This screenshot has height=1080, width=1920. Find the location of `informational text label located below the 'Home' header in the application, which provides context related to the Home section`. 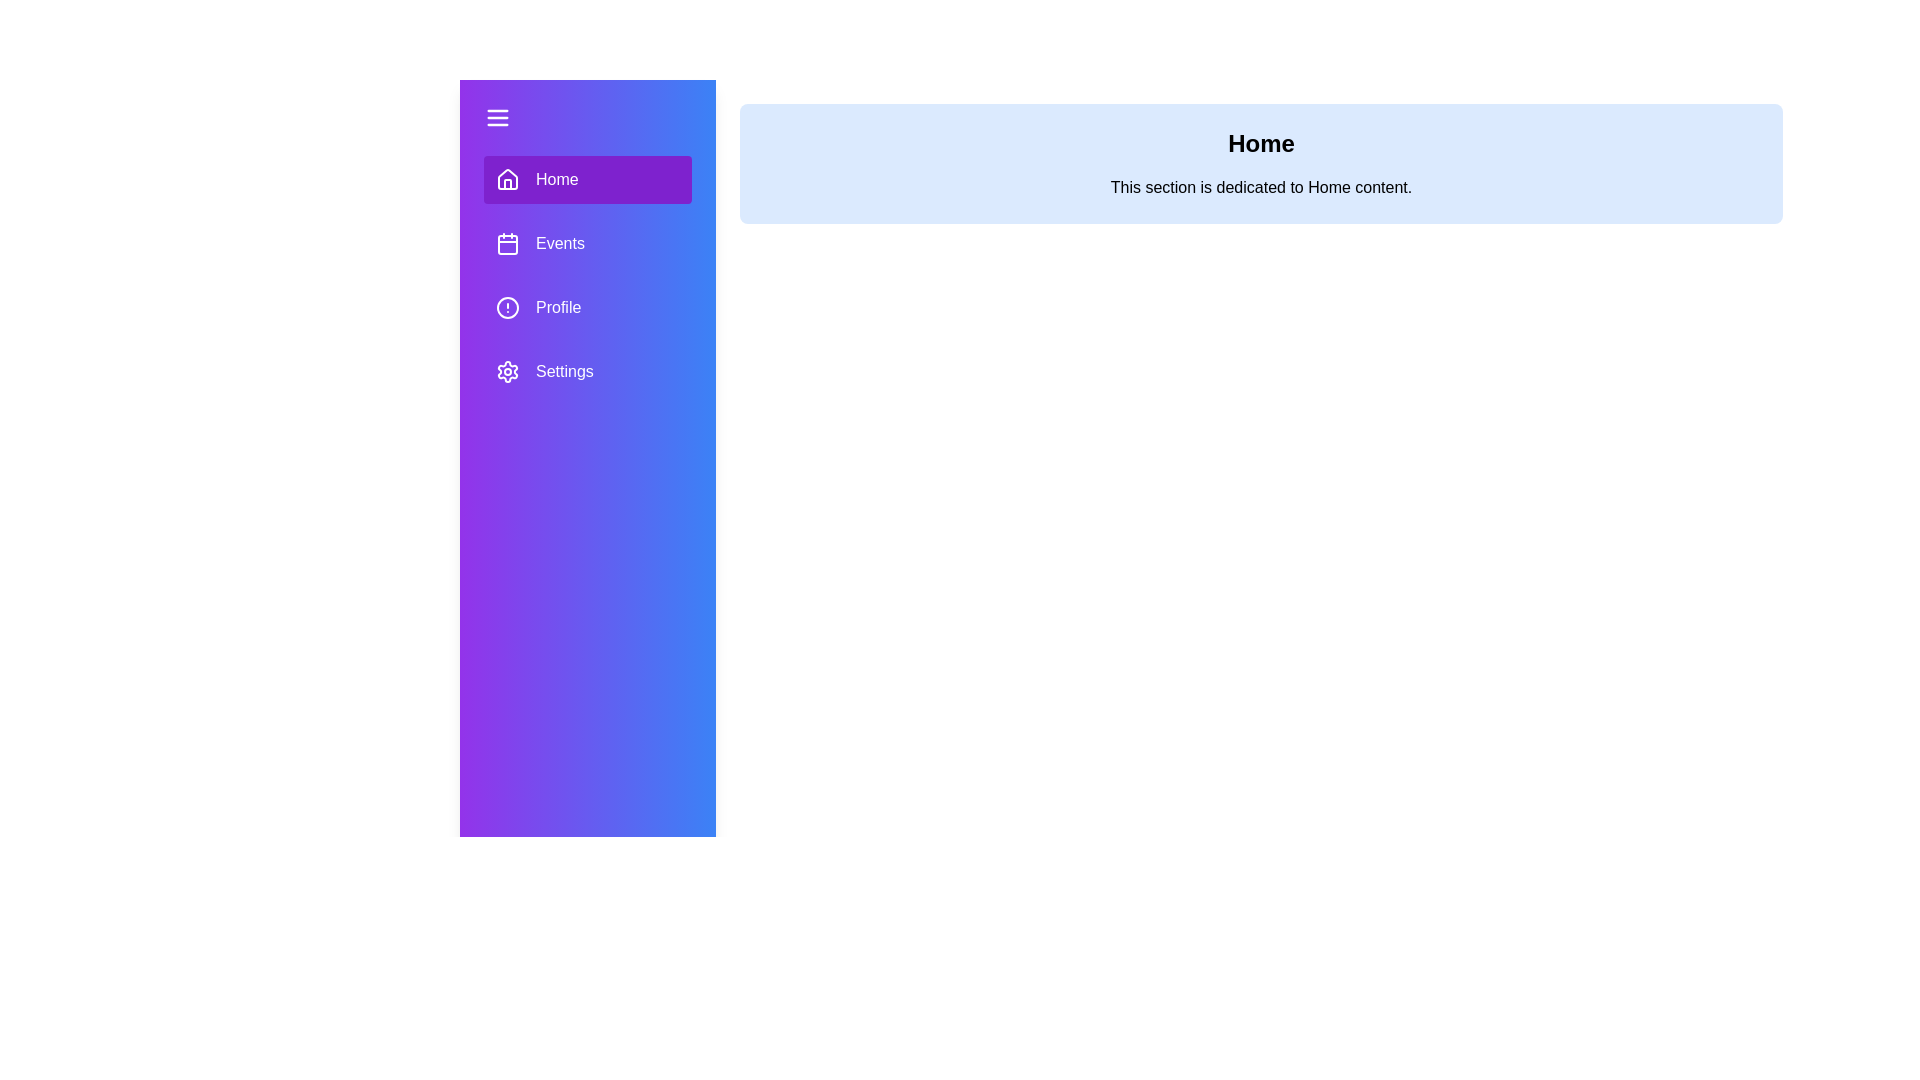

informational text label located below the 'Home' header in the application, which provides context related to the Home section is located at coordinates (1260, 188).